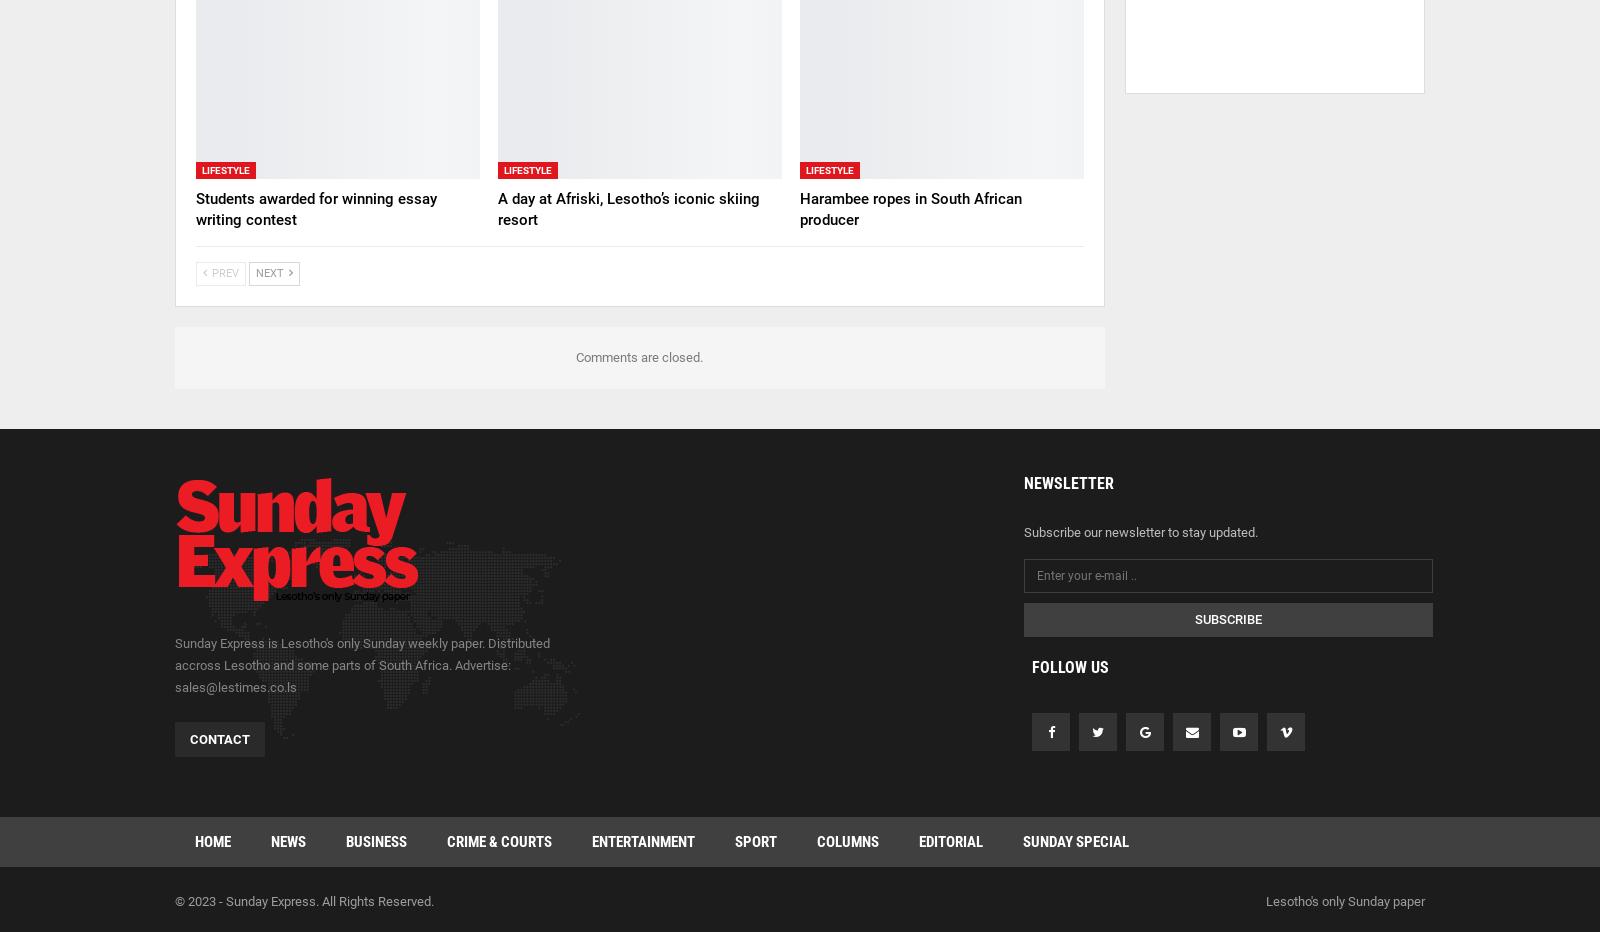 The height and width of the screenshot is (932, 1600). What do you see at coordinates (847, 840) in the screenshot?
I see `'Columns'` at bounding box center [847, 840].